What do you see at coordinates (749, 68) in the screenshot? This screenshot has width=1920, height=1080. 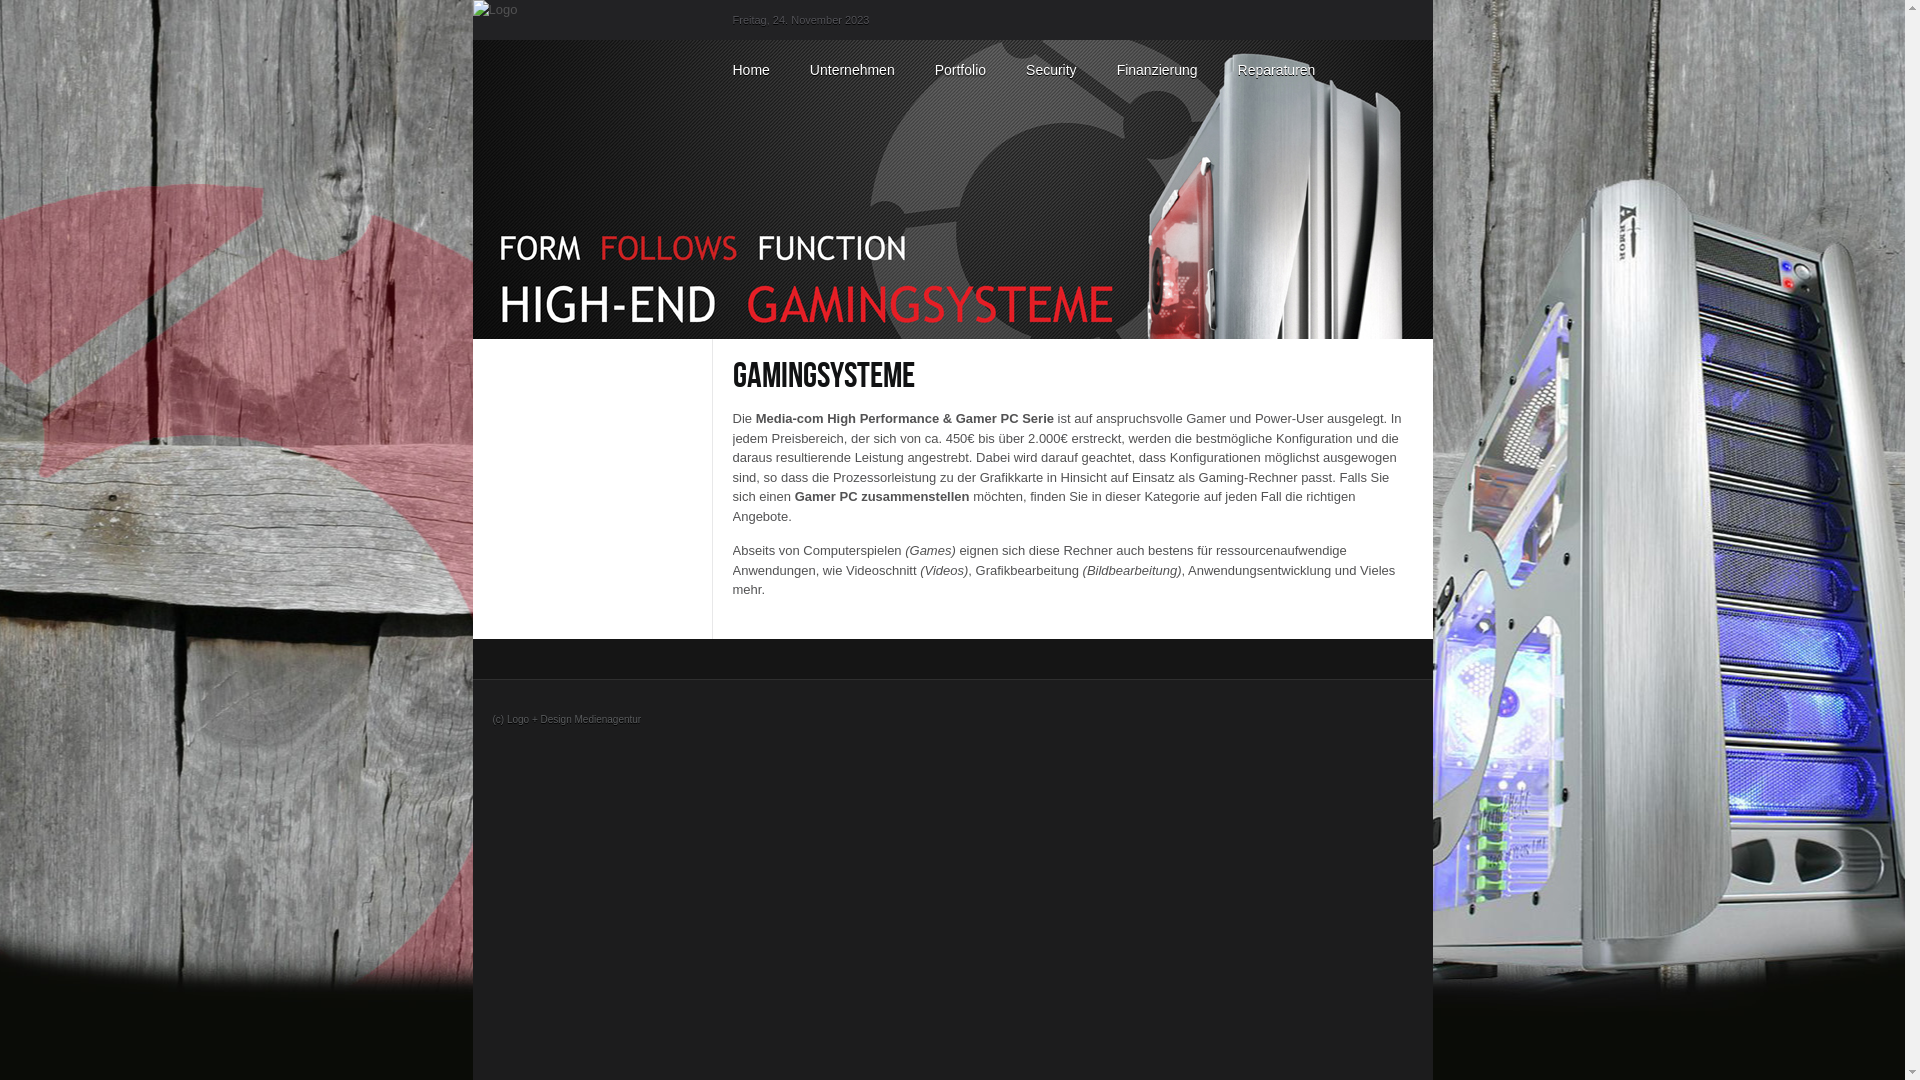 I see `'Home'` at bounding box center [749, 68].